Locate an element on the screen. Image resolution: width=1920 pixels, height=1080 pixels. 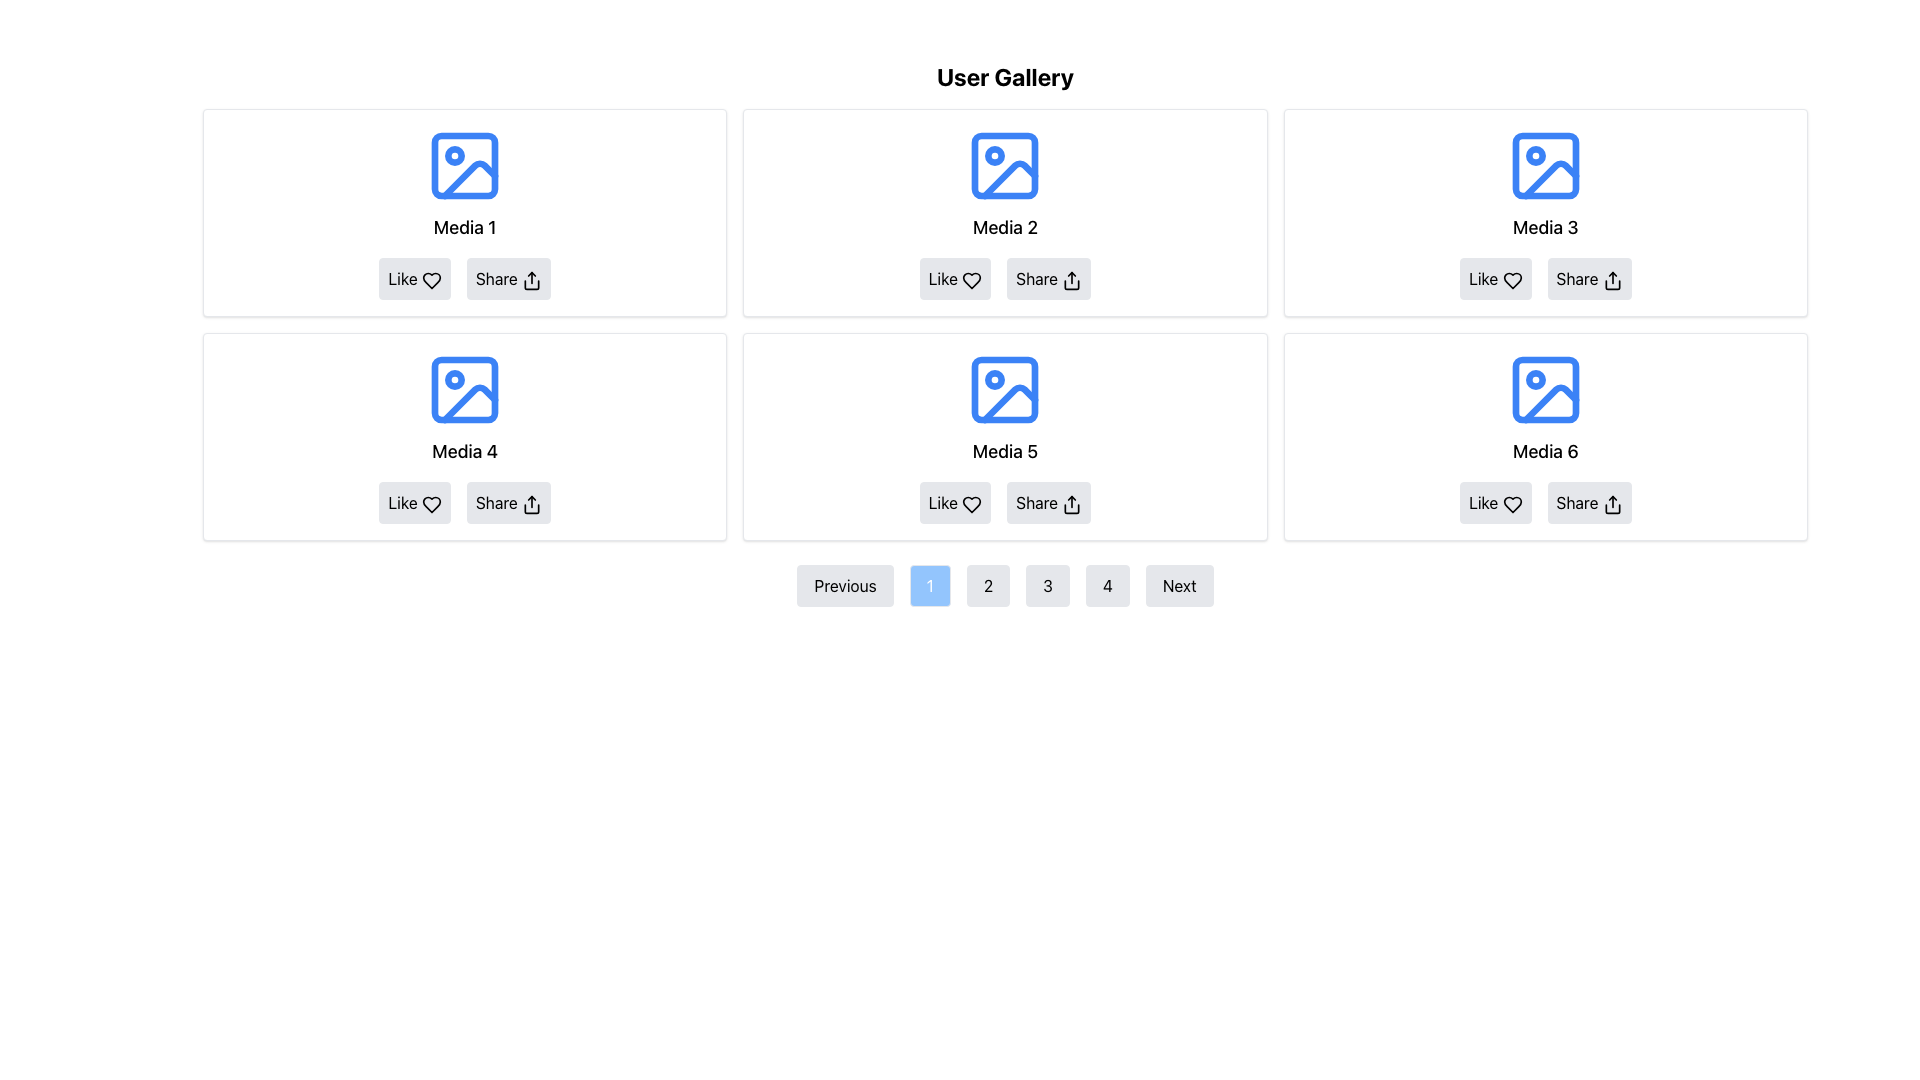
the share icon within the 'Share' button located below the 'Media 3' image, which features a rounded arrow above a rectangular box with a black outline is located at coordinates (1612, 280).